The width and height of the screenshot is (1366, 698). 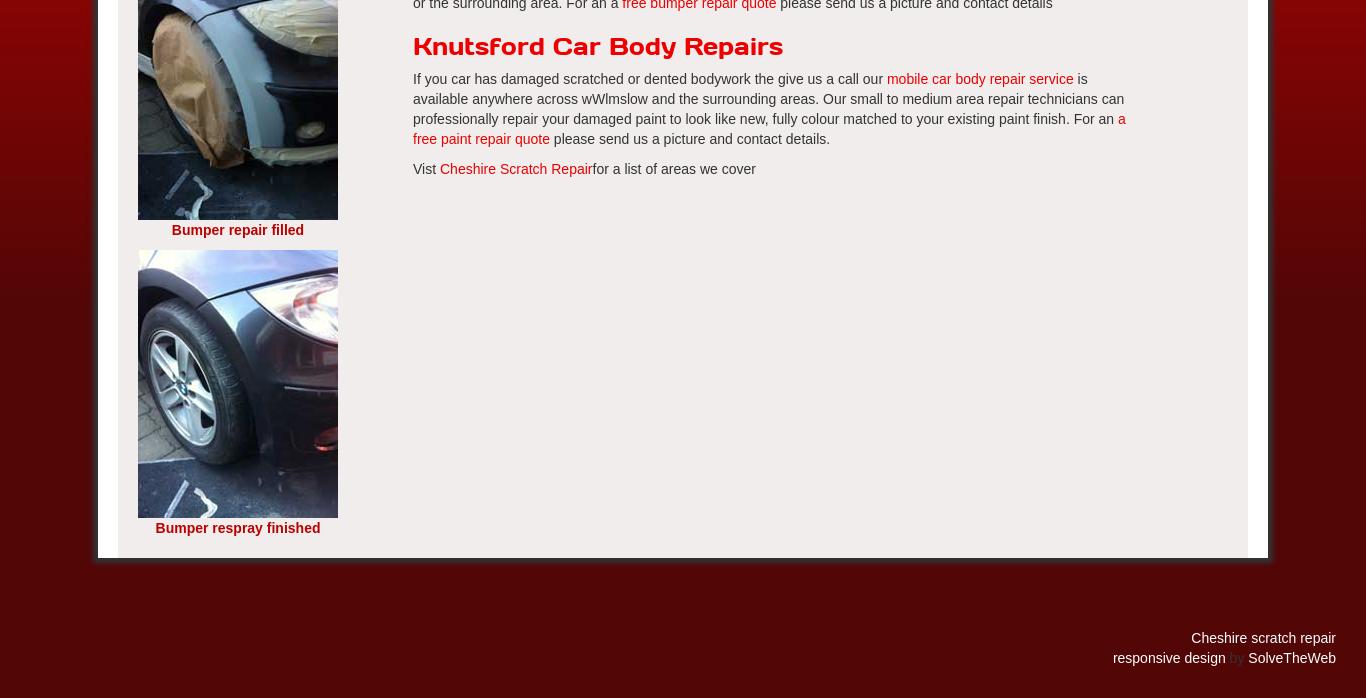 What do you see at coordinates (1191, 636) in the screenshot?
I see `'Cheshire scratch repair'` at bounding box center [1191, 636].